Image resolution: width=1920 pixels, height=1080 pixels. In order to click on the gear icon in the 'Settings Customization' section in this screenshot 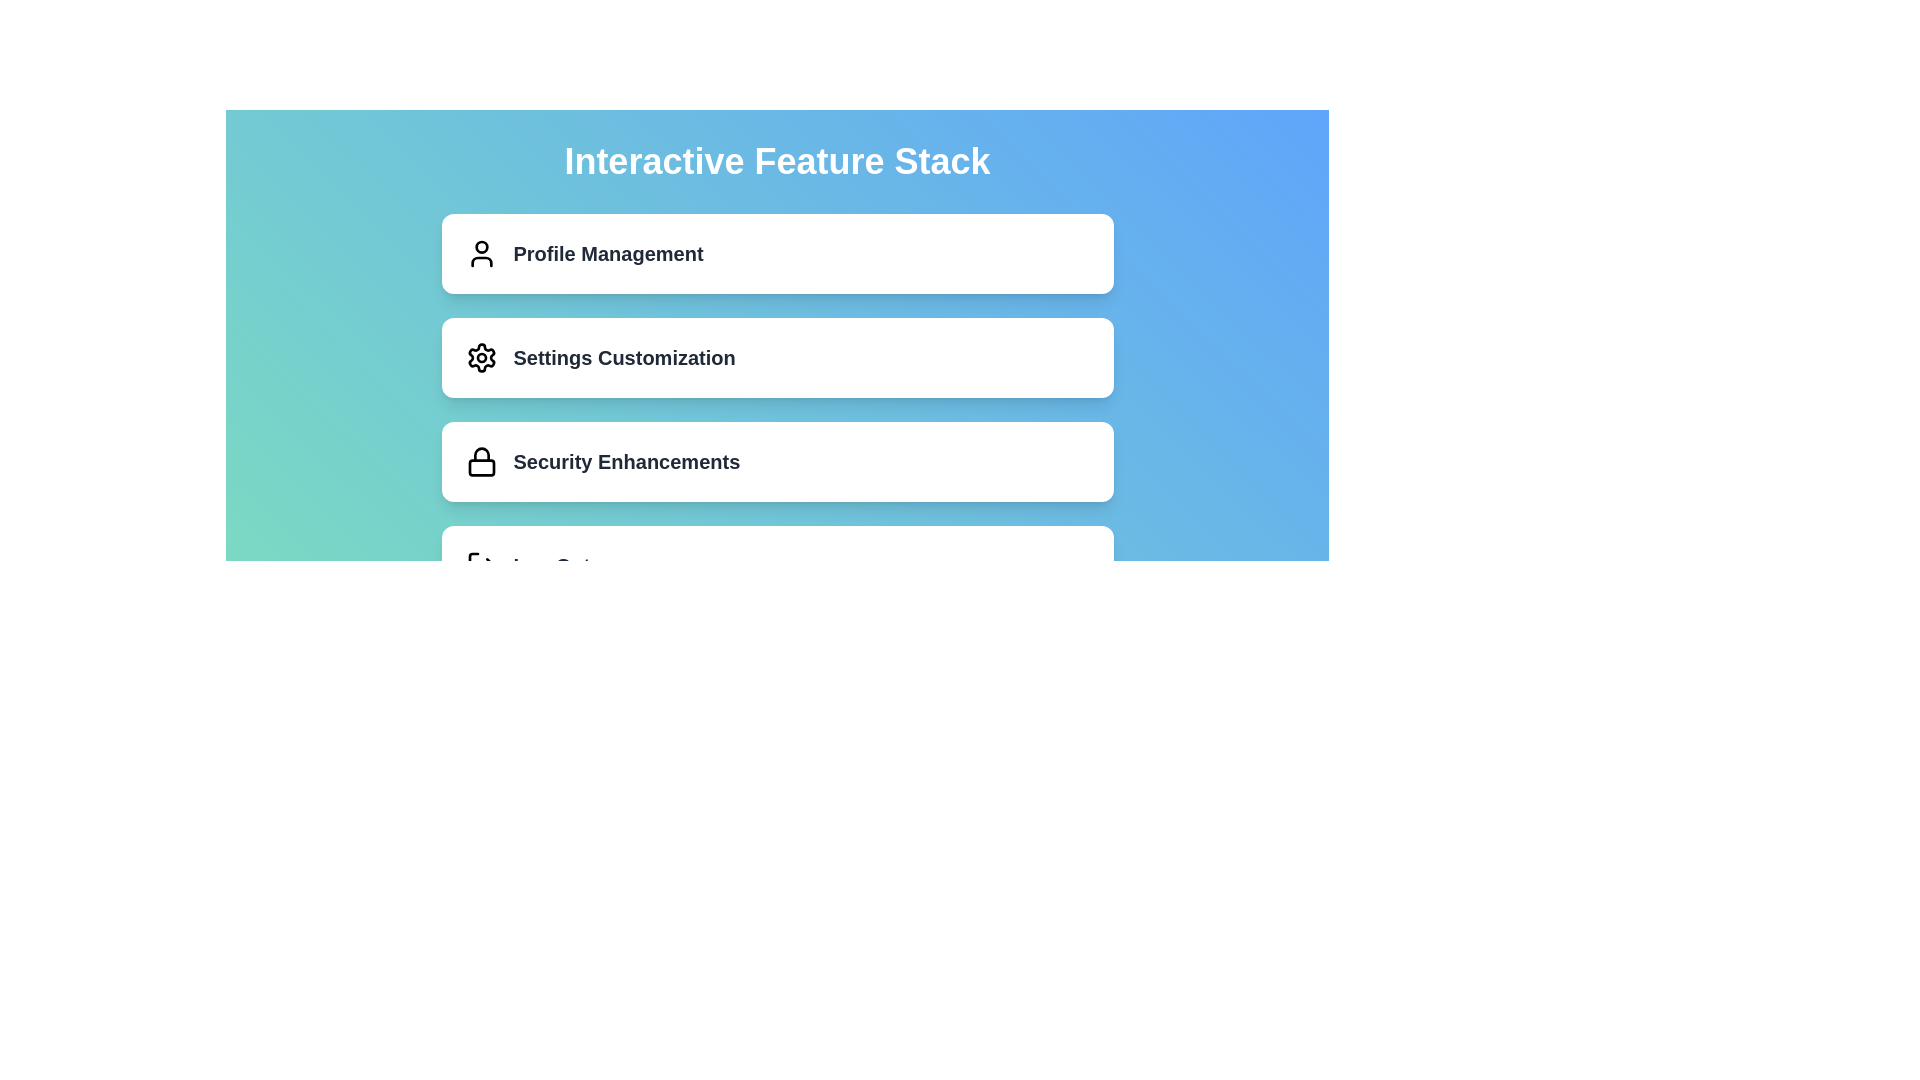, I will do `click(481, 357)`.